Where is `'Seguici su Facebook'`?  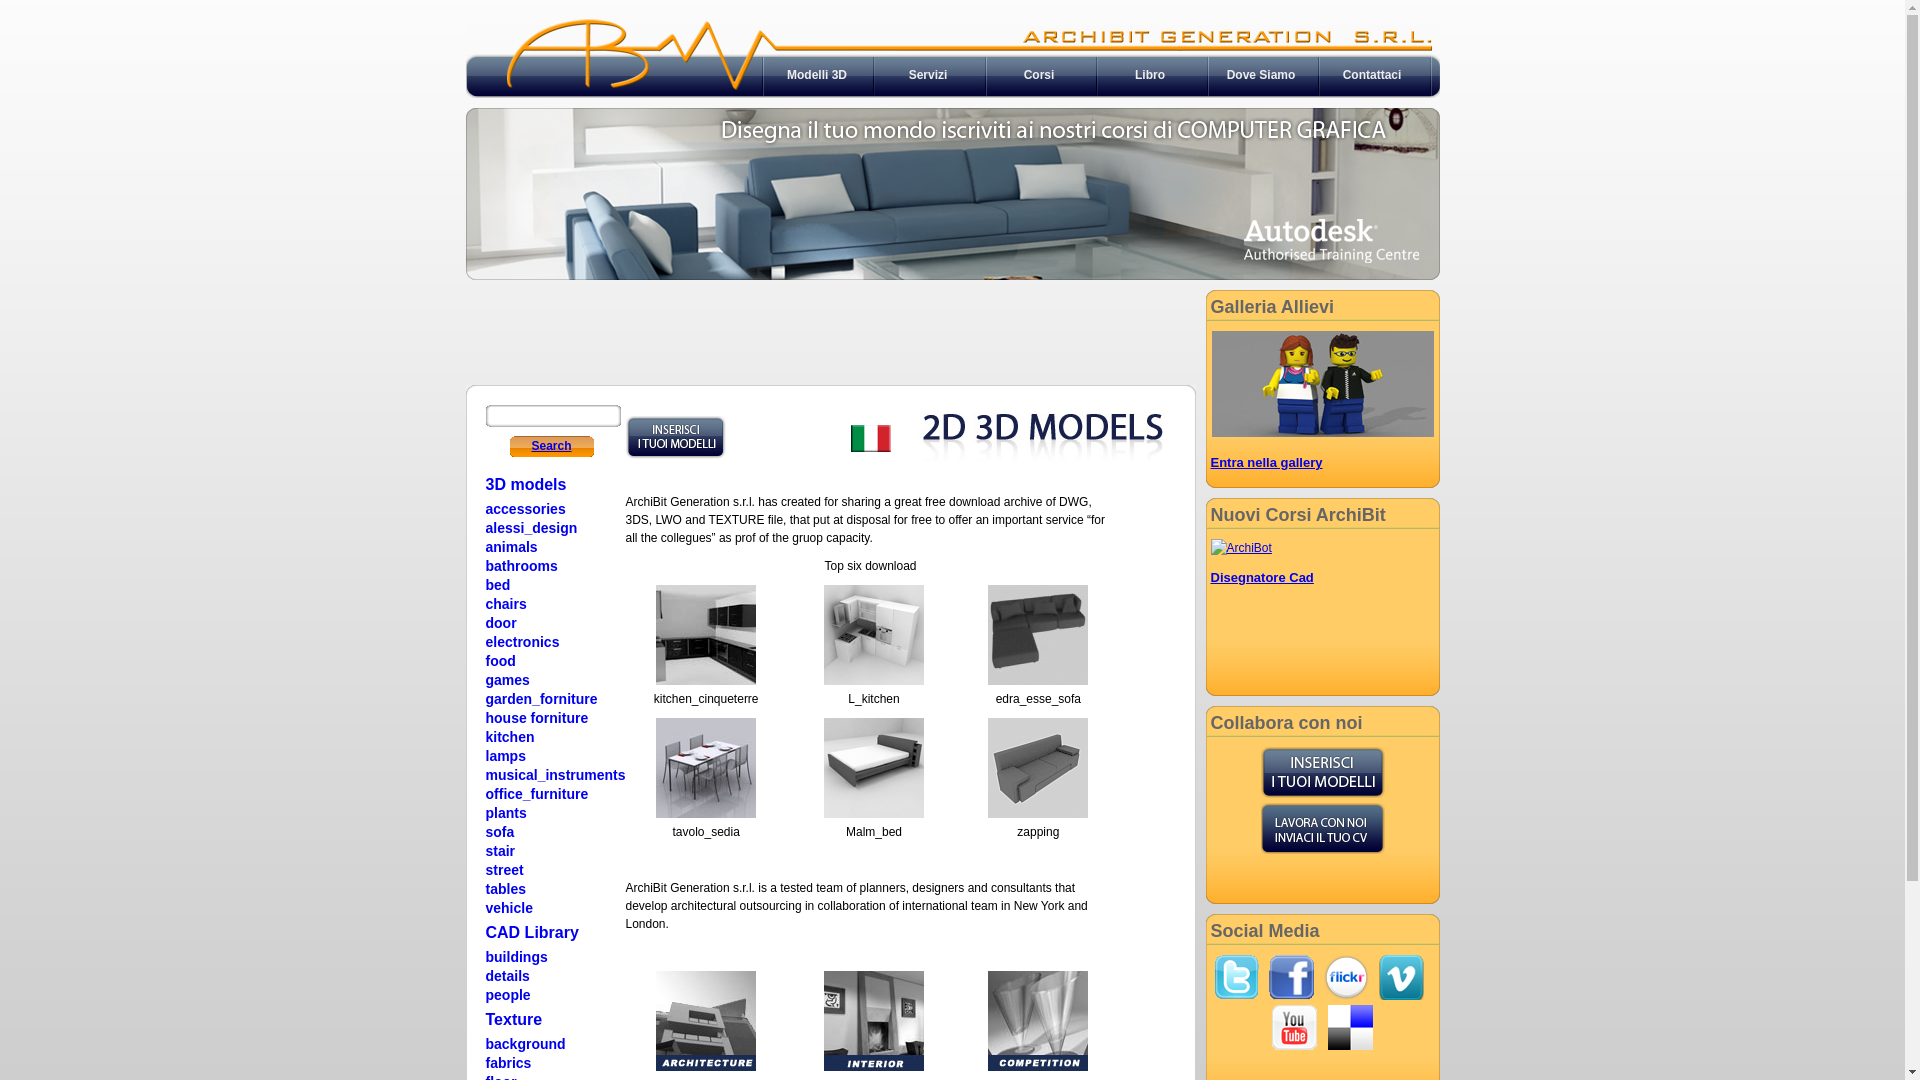 'Seguici su Facebook' is located at coordinates (1291, 976).